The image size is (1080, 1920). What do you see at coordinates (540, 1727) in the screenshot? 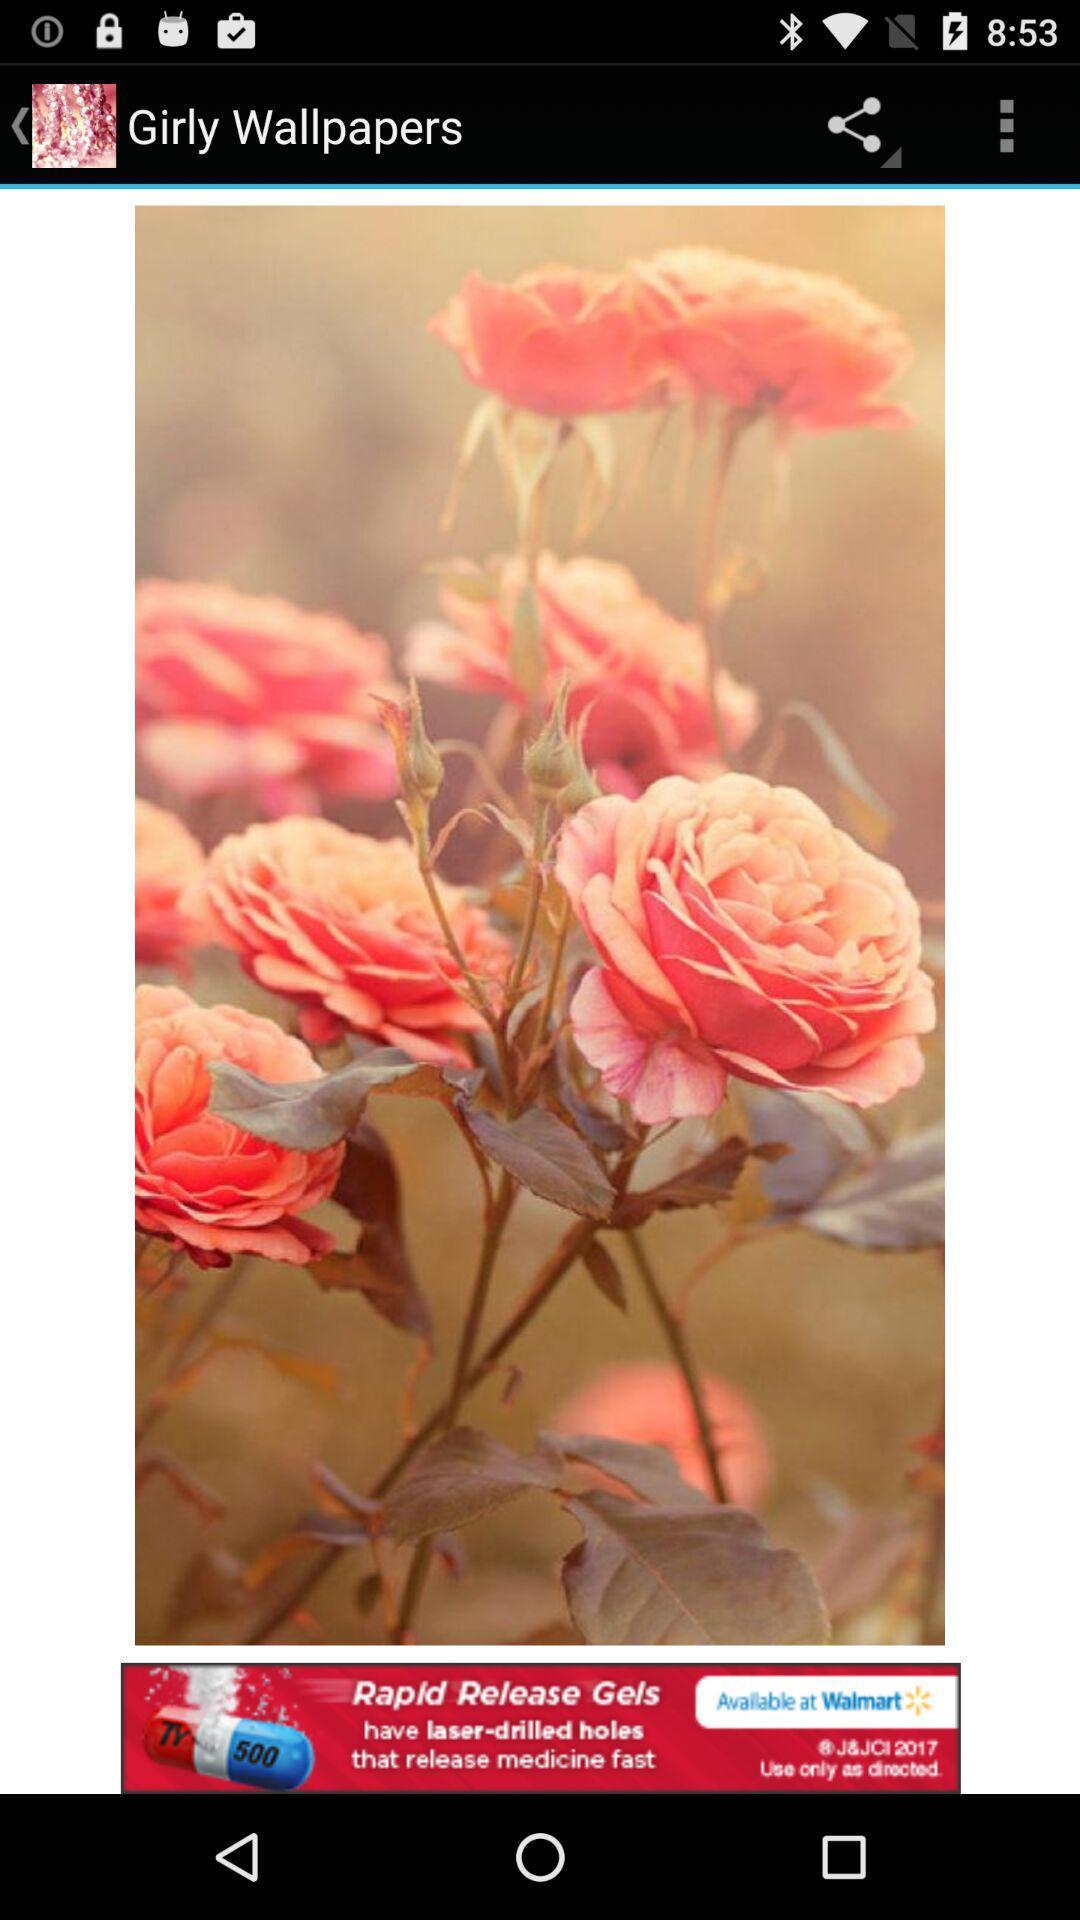
I see `redirects you to offer page` at bounding box center [540, 1727].